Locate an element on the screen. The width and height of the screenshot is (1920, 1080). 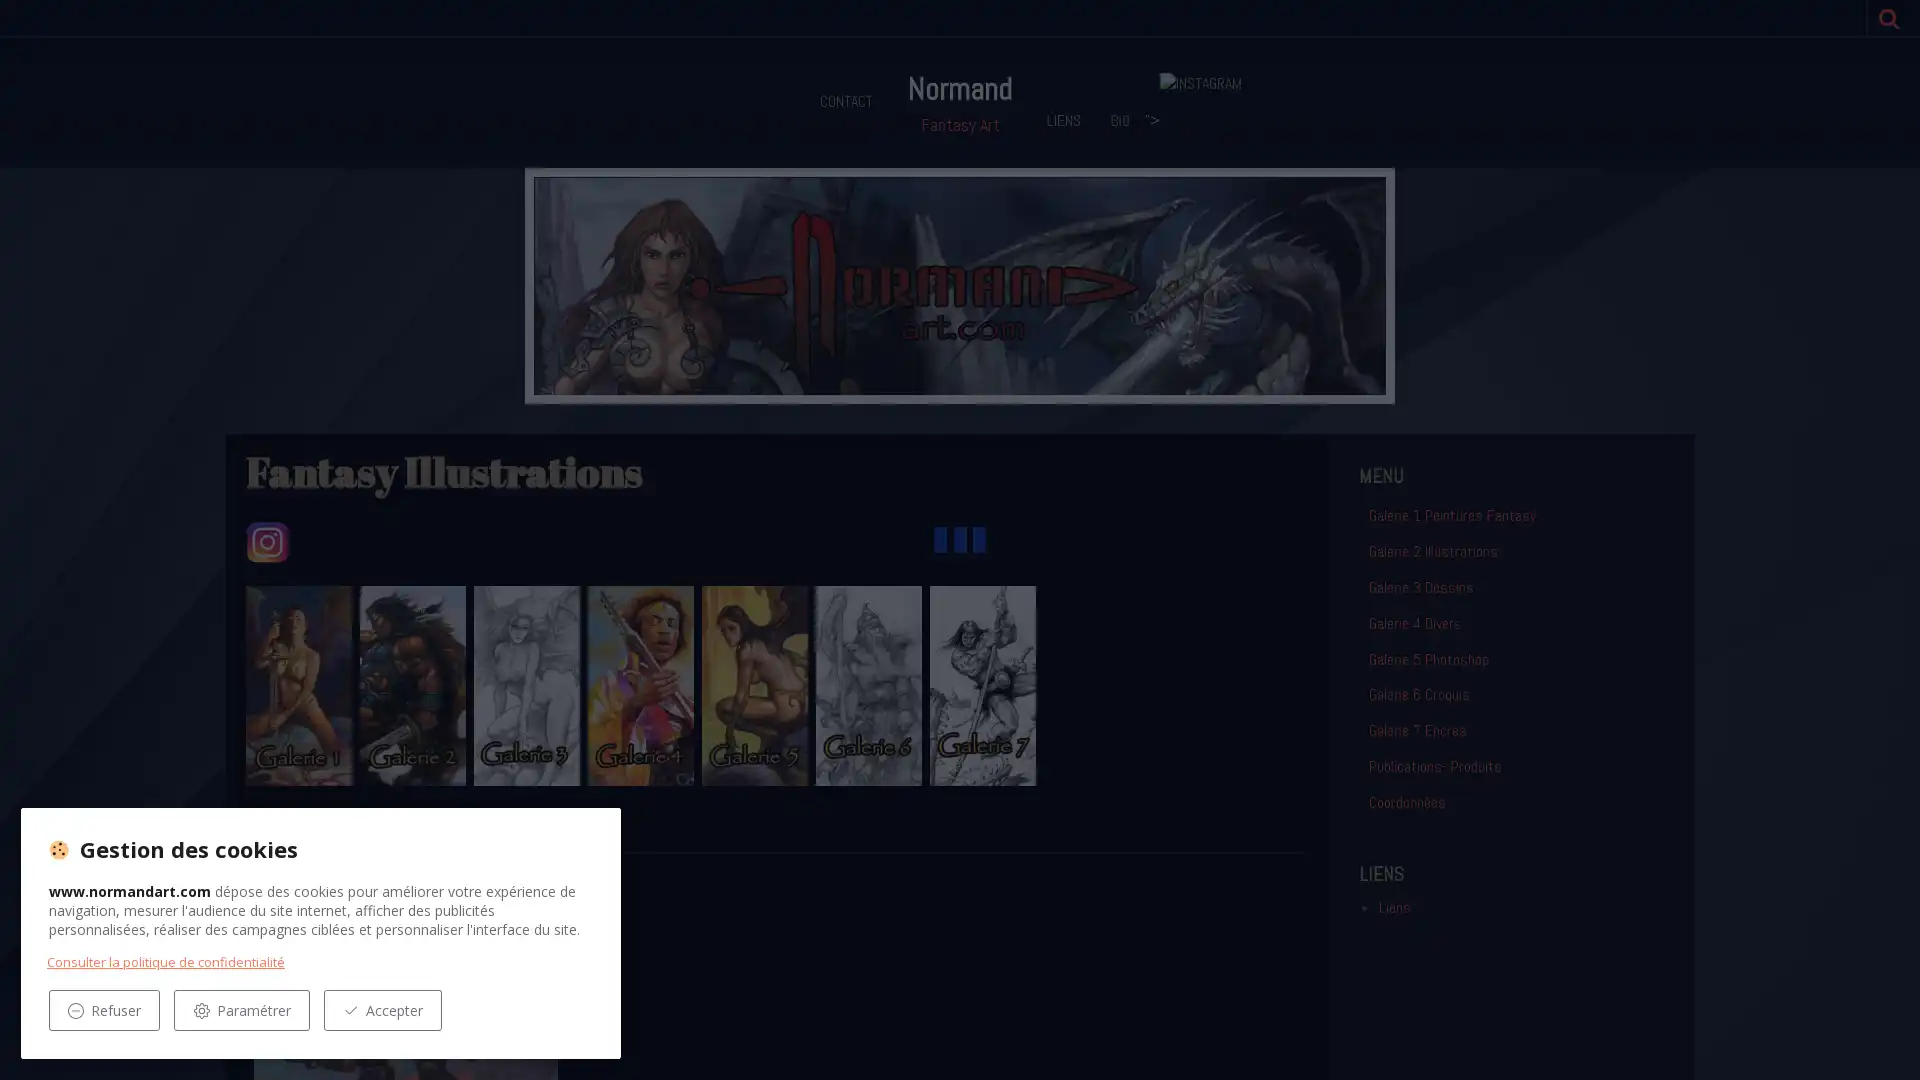
Refuser is located at coordinates (103, 1010).